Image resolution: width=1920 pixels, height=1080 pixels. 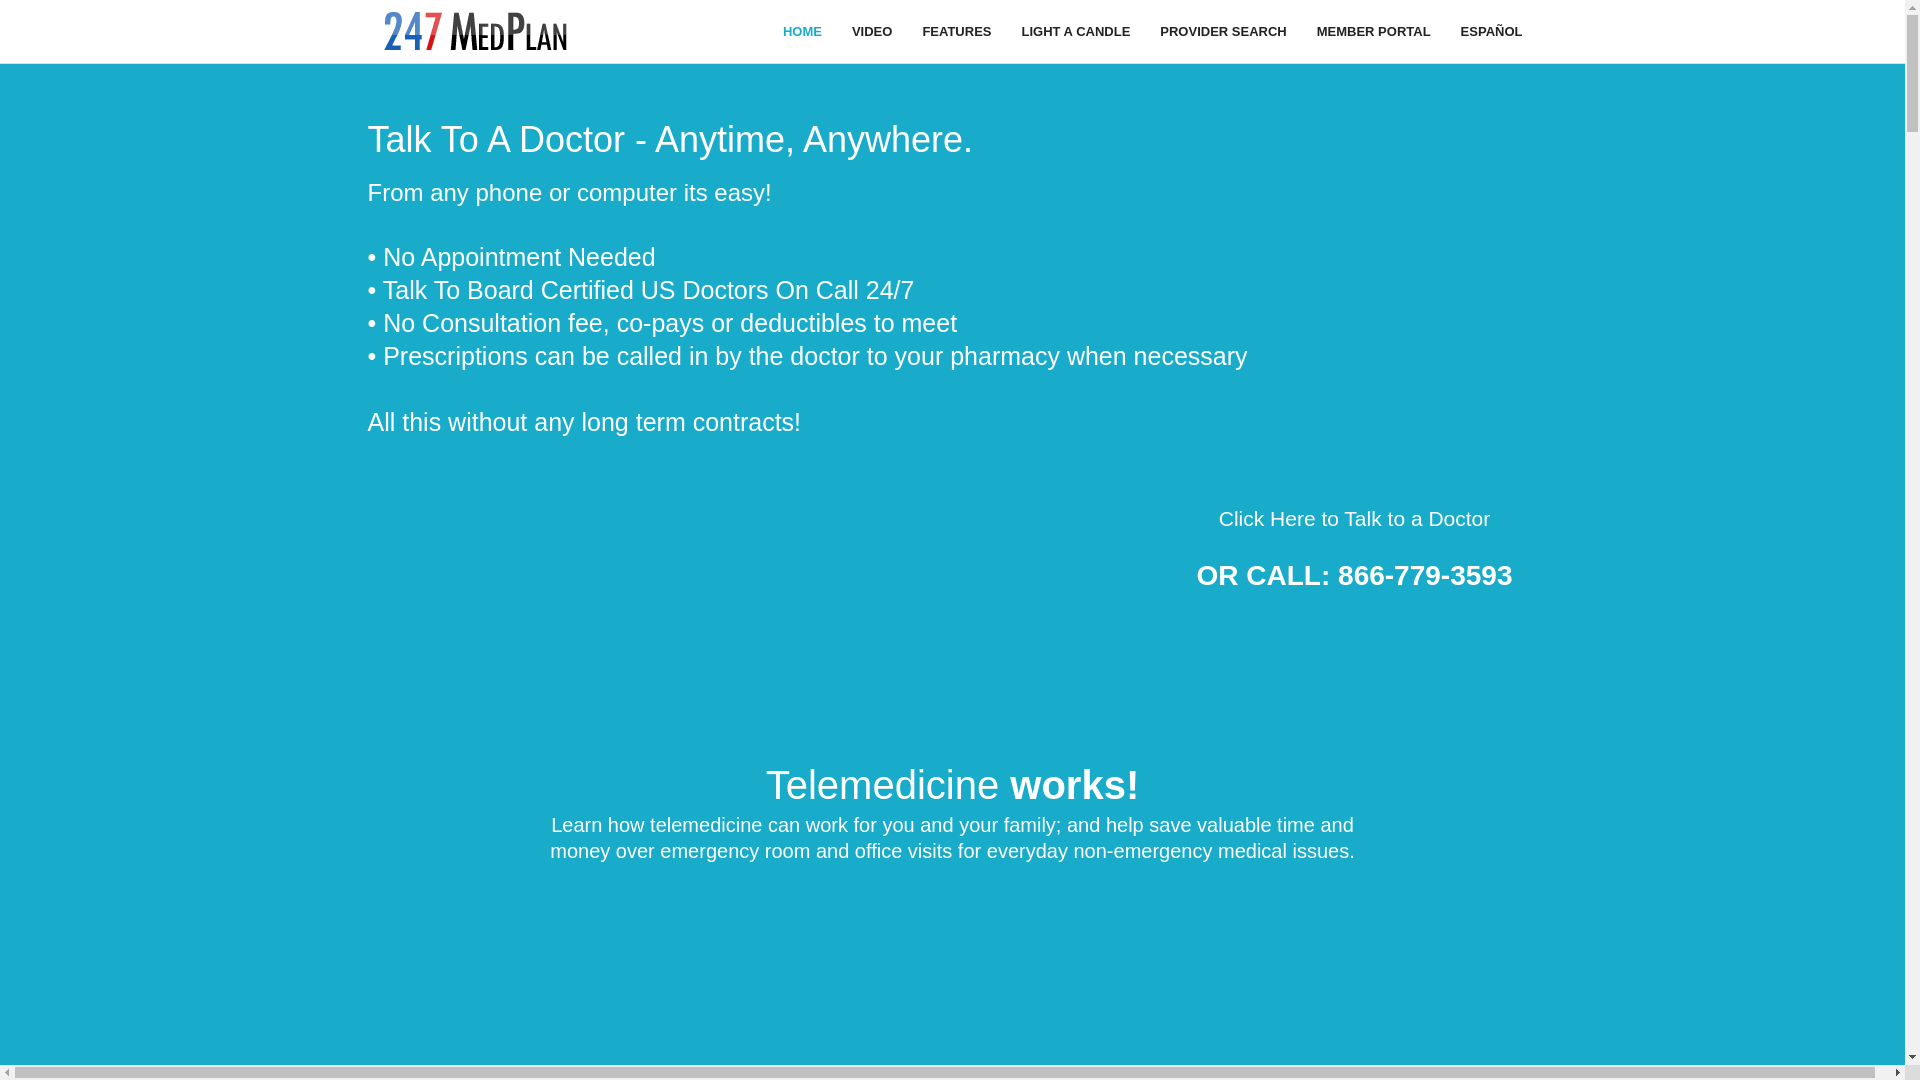 What do you see at coordinates (872, 31) in the screenshot?
I see `'VIDEO'` at bounding box center [872, 31].